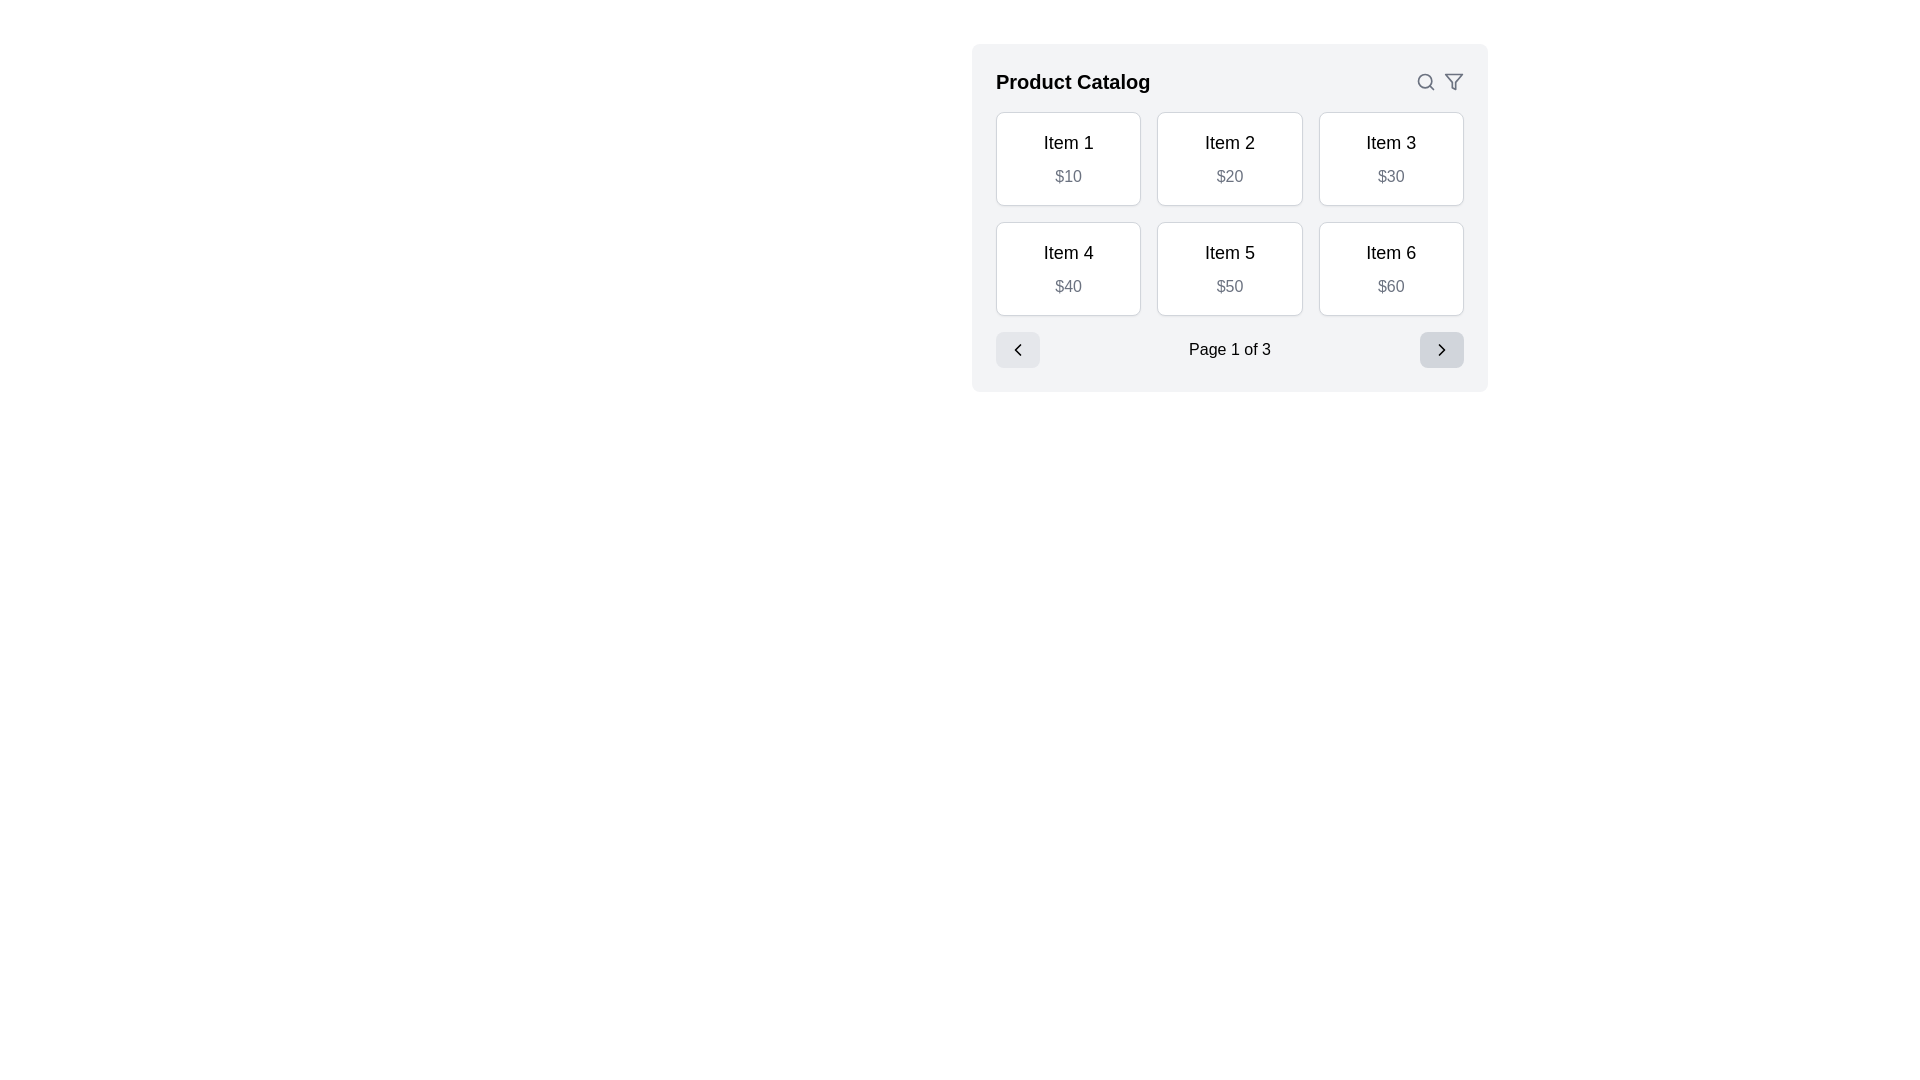 The height and width of the screenshot is (1080, 1920). What do you see at coordinates (1067, 176) in the screenshot?
I see `the static text label displaying '$10' in light gray color, located below 'Item 1' in the product catalog interface` at bounding box center [1067, 176].